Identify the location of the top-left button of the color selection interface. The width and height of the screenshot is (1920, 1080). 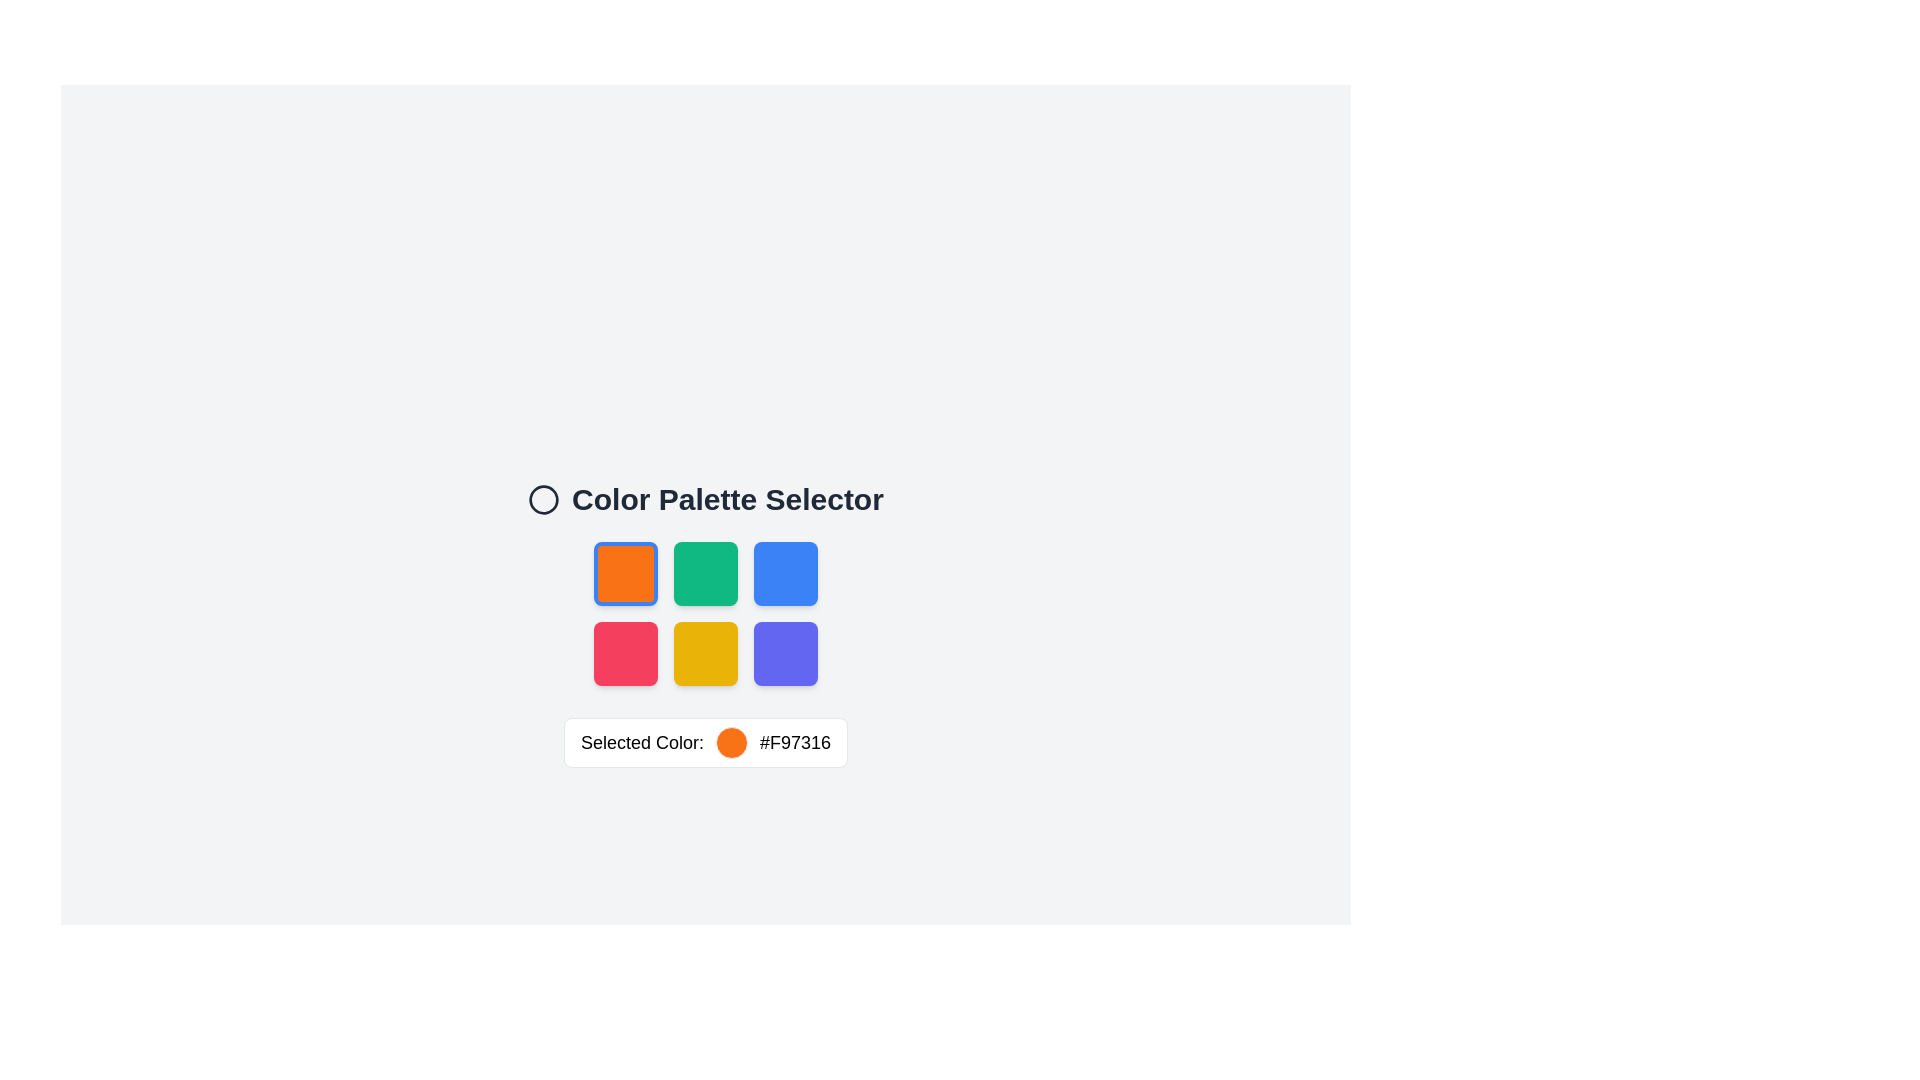
(624, 574).